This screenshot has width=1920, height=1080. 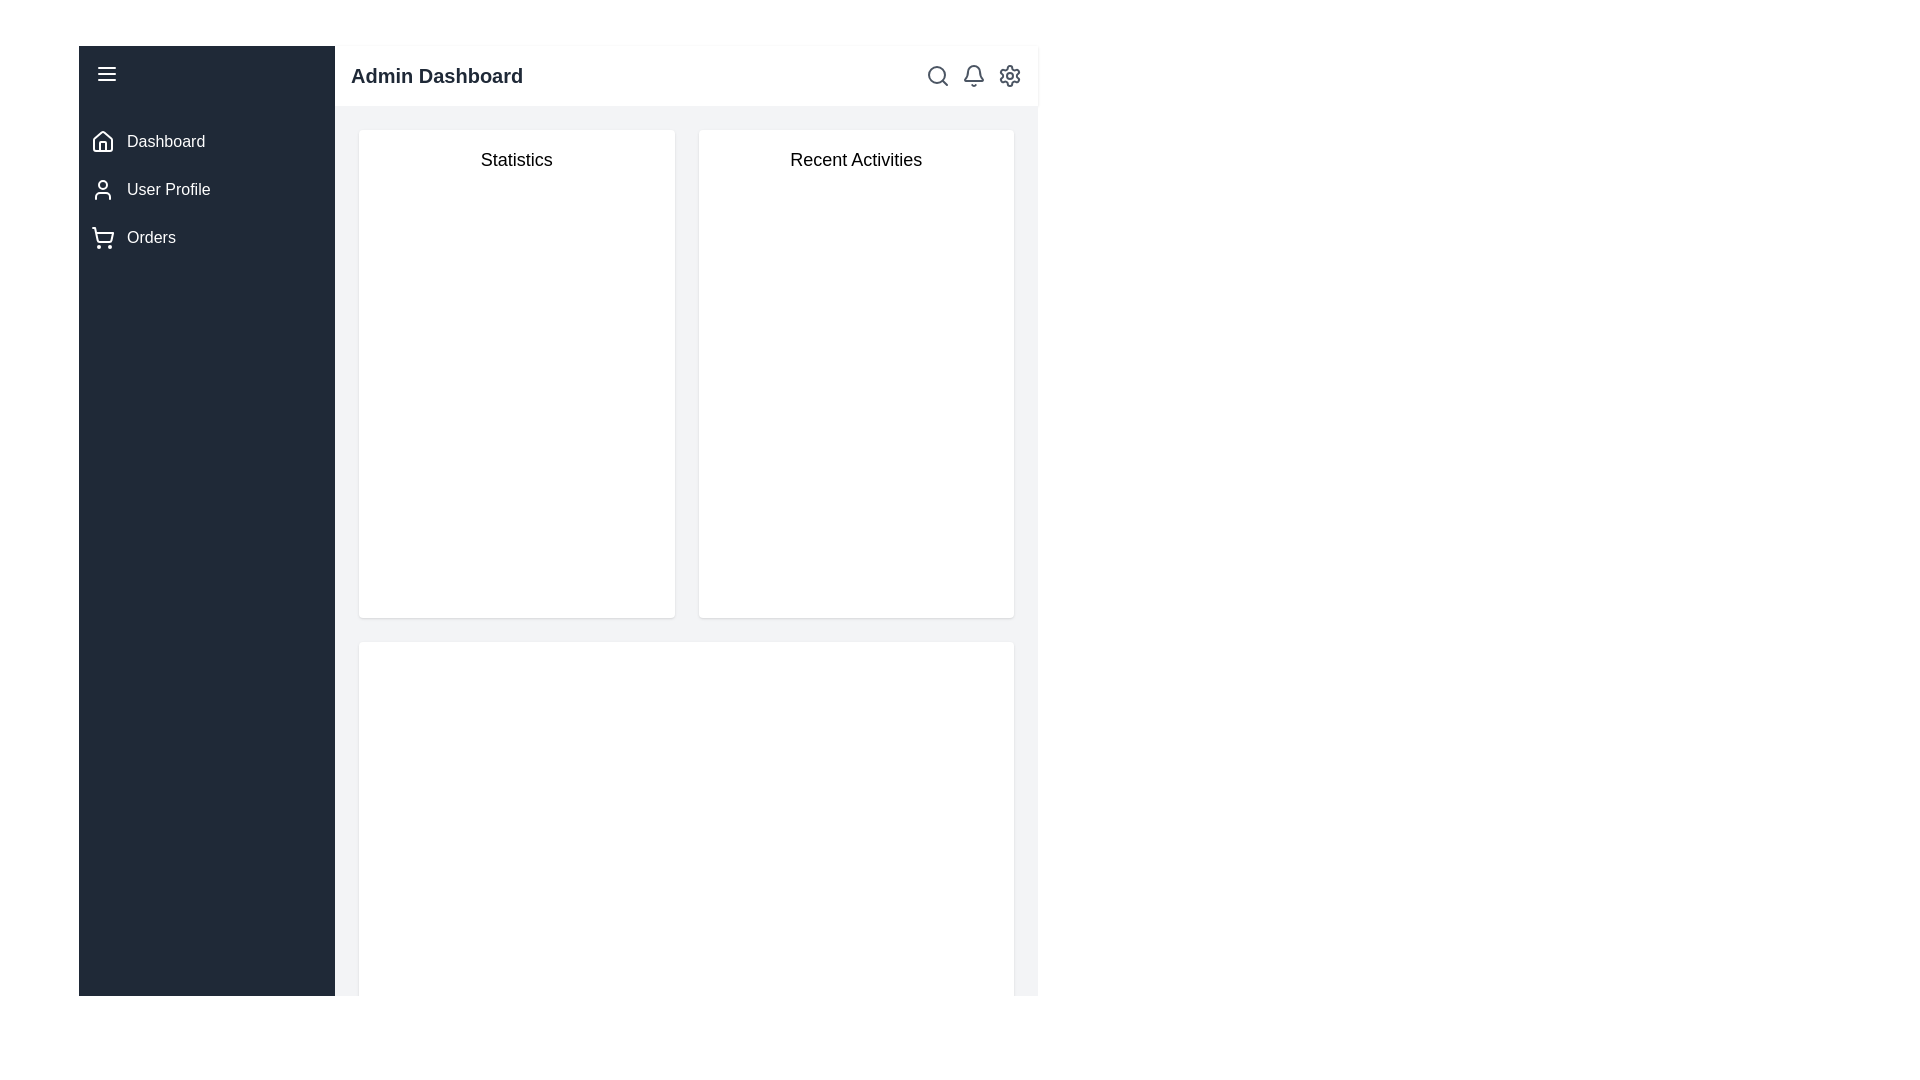 I want to click on the static text label that serves as a title or header for the content section in the left white card under the 'Admin Dashboard' header, so click(x=516, y=158).